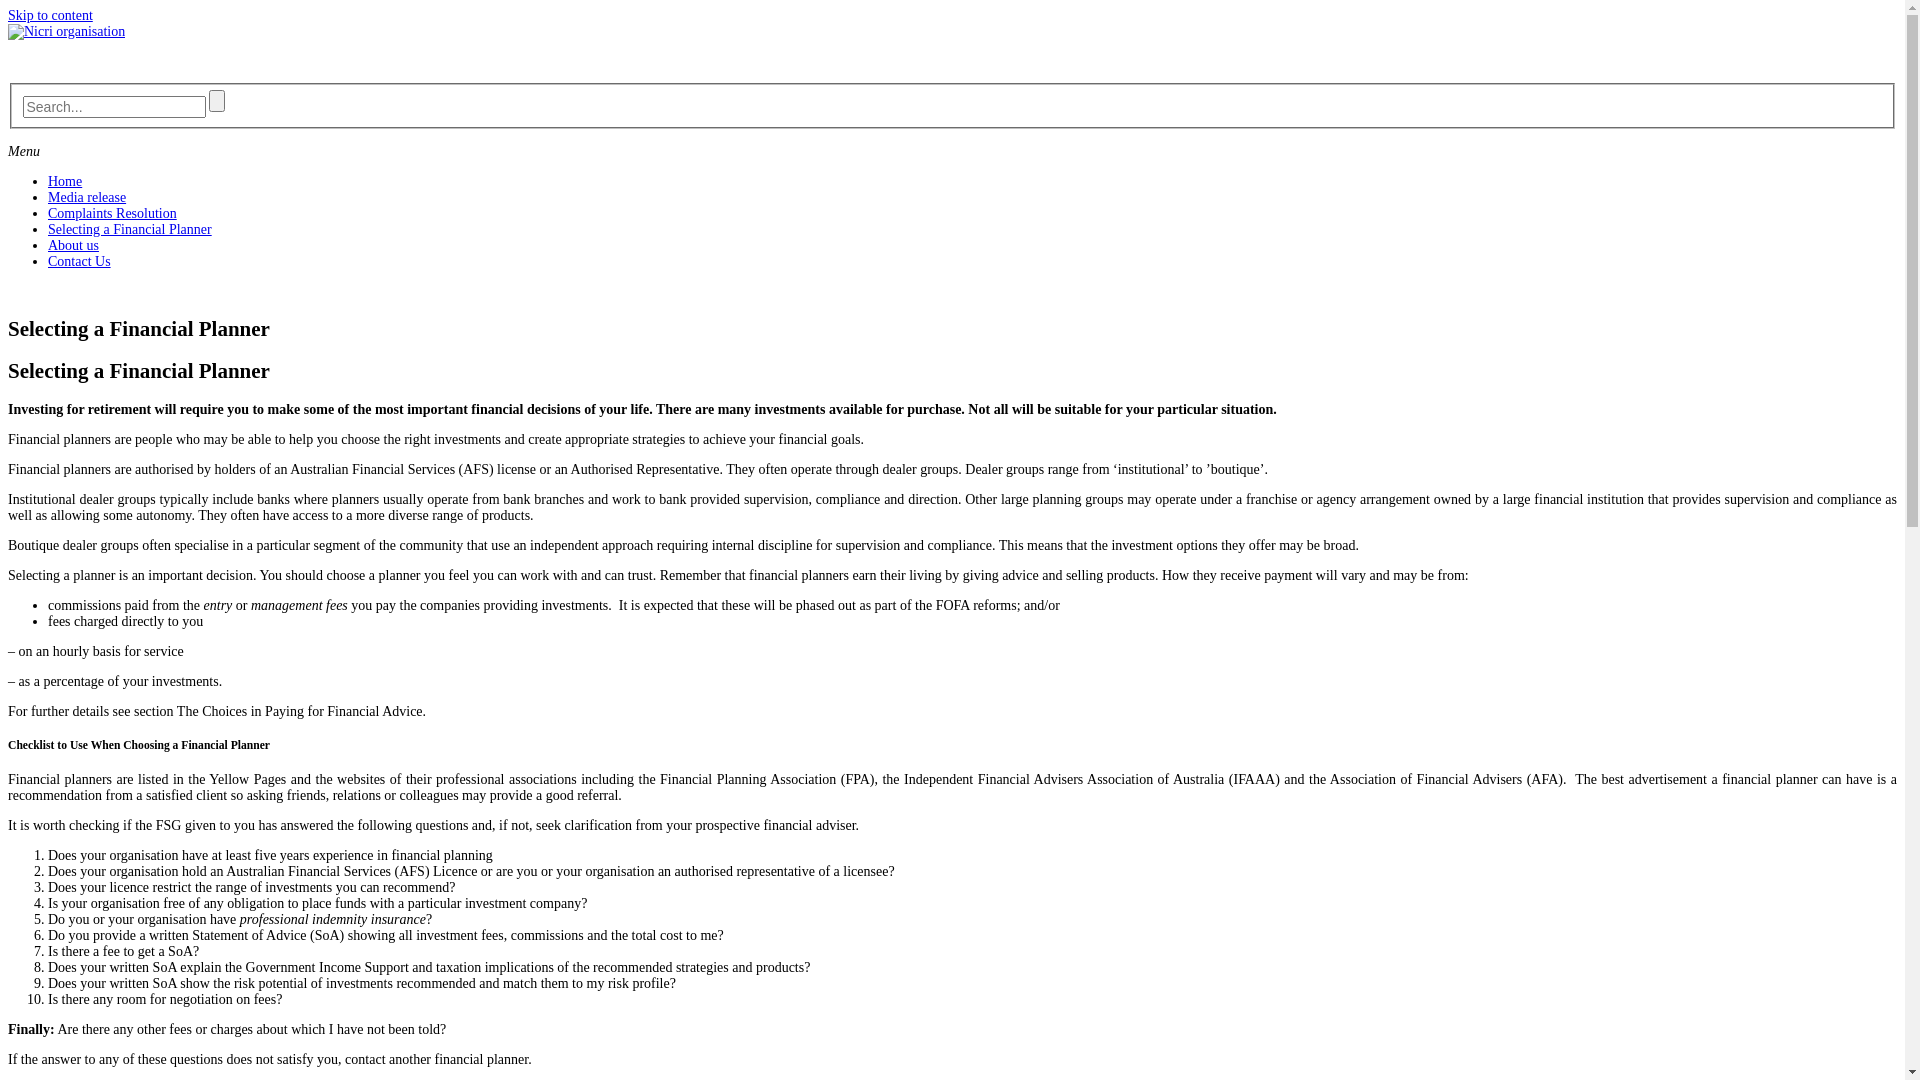 The image size is (1920, 1080). I want to click on 'Home', so click(48, 181).